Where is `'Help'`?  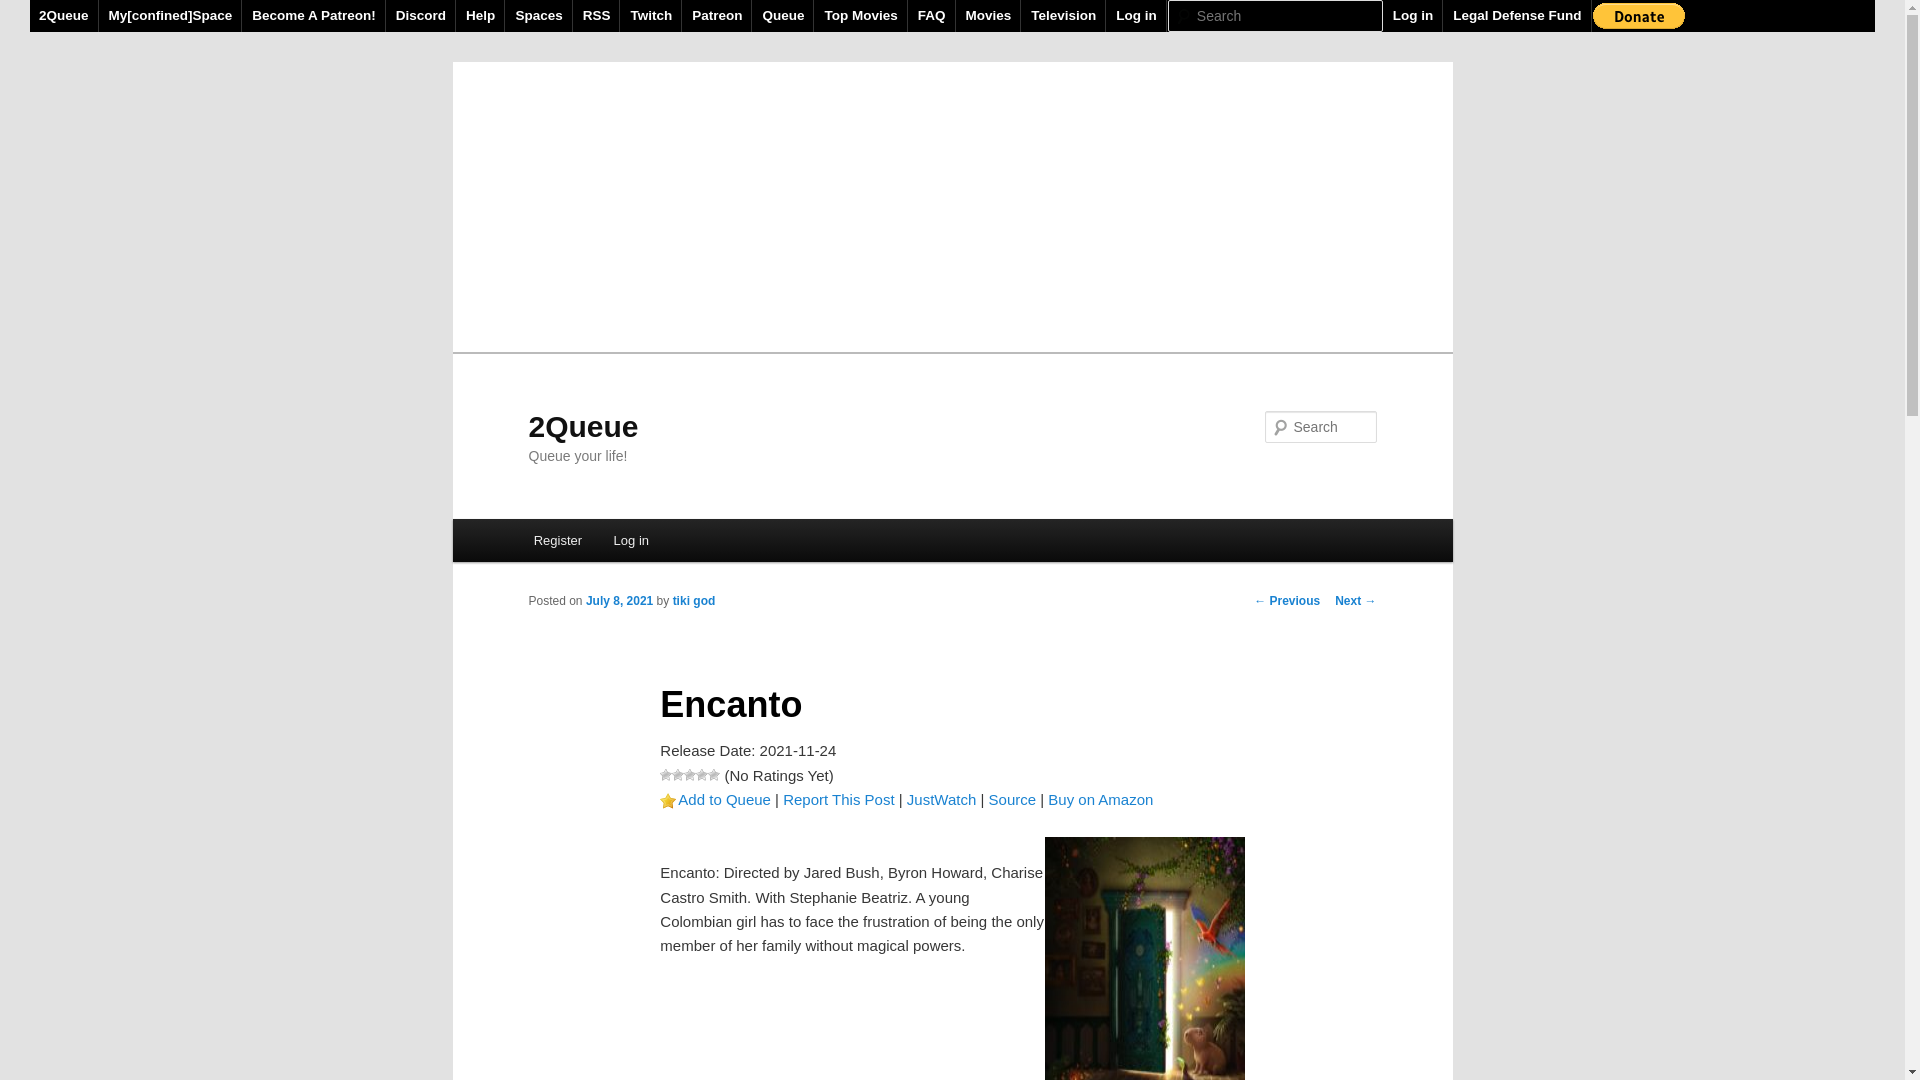 'Help' is located at coordinates (480, 15).